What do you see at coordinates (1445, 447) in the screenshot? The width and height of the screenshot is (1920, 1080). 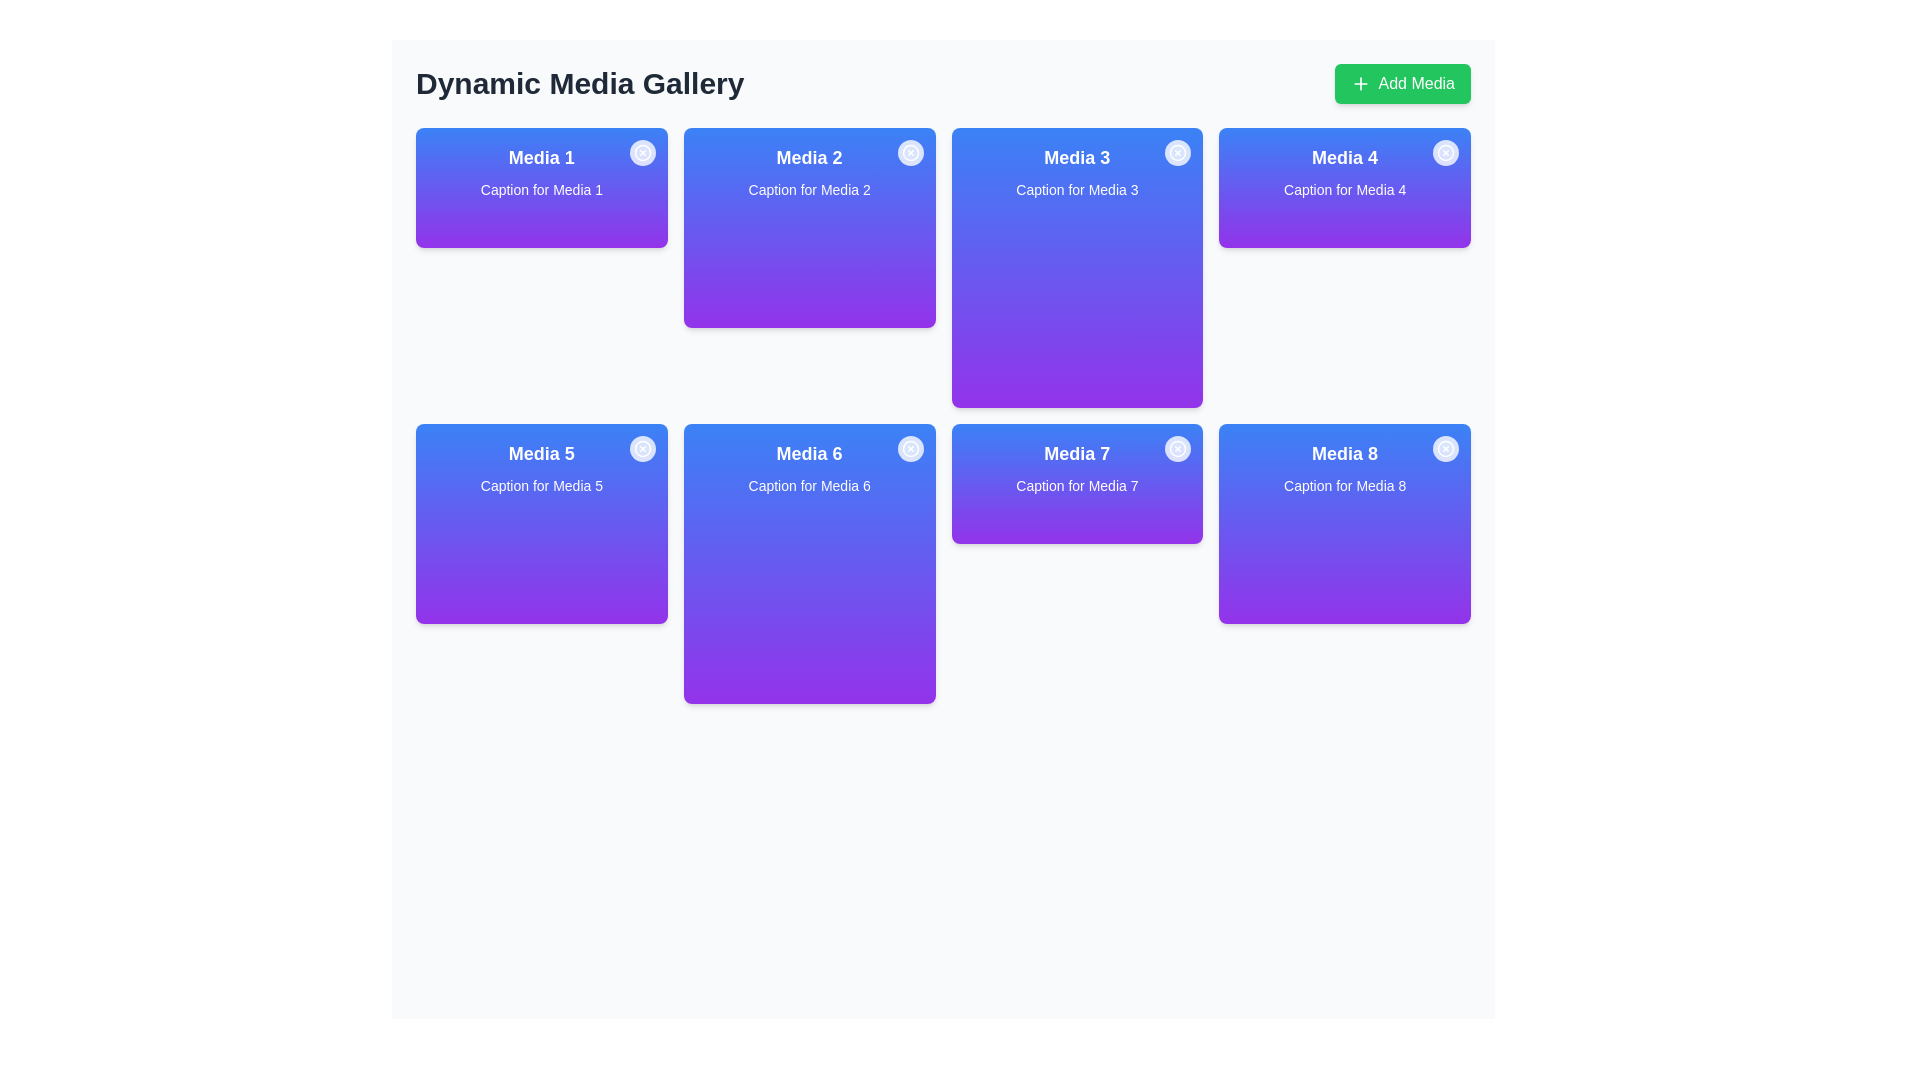 I see `the close button icon with an 'X' inside a circular design located at the top-right corner of the 'Media 8' card` at bounding box center [1445, 447].